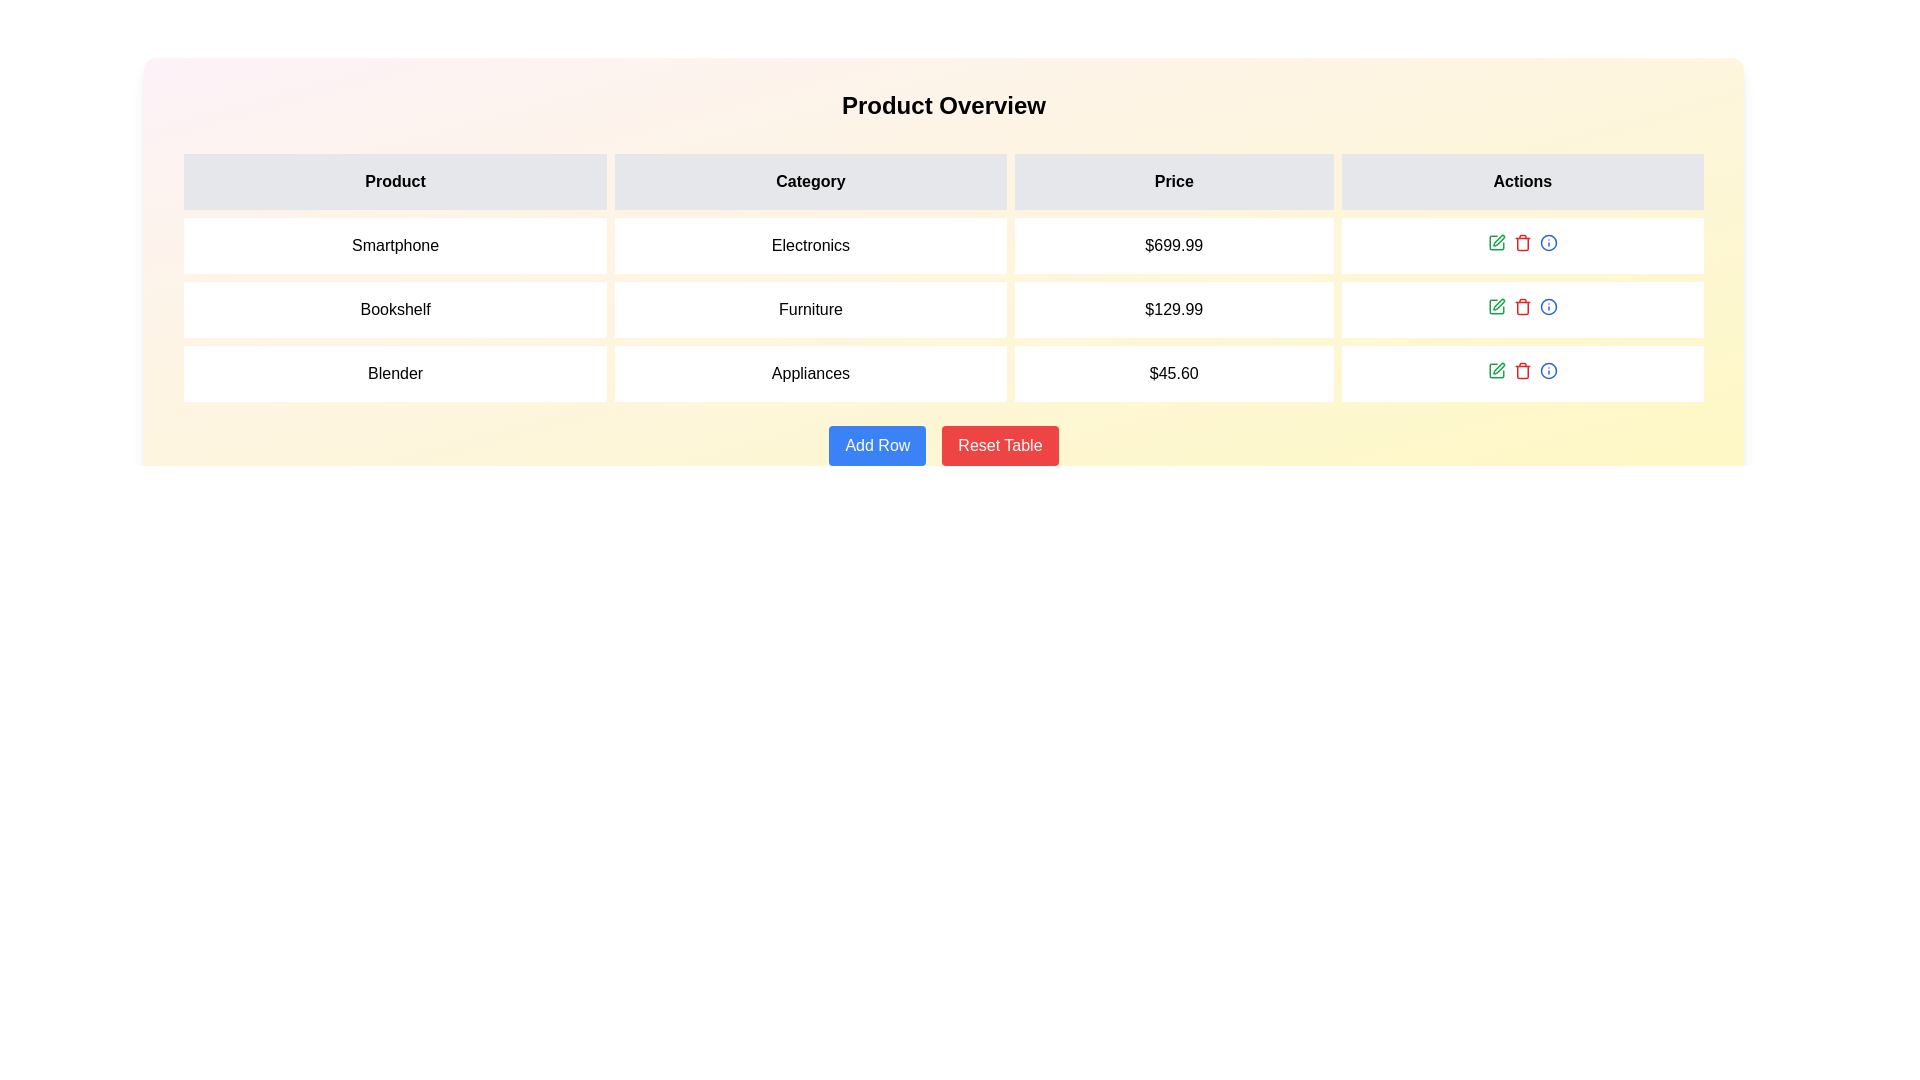  I want to click on the 'Smartphone' text label located in the first row of the table under the 'Product' column, which is displayed in a black sans-serif font, so click(395, 245).